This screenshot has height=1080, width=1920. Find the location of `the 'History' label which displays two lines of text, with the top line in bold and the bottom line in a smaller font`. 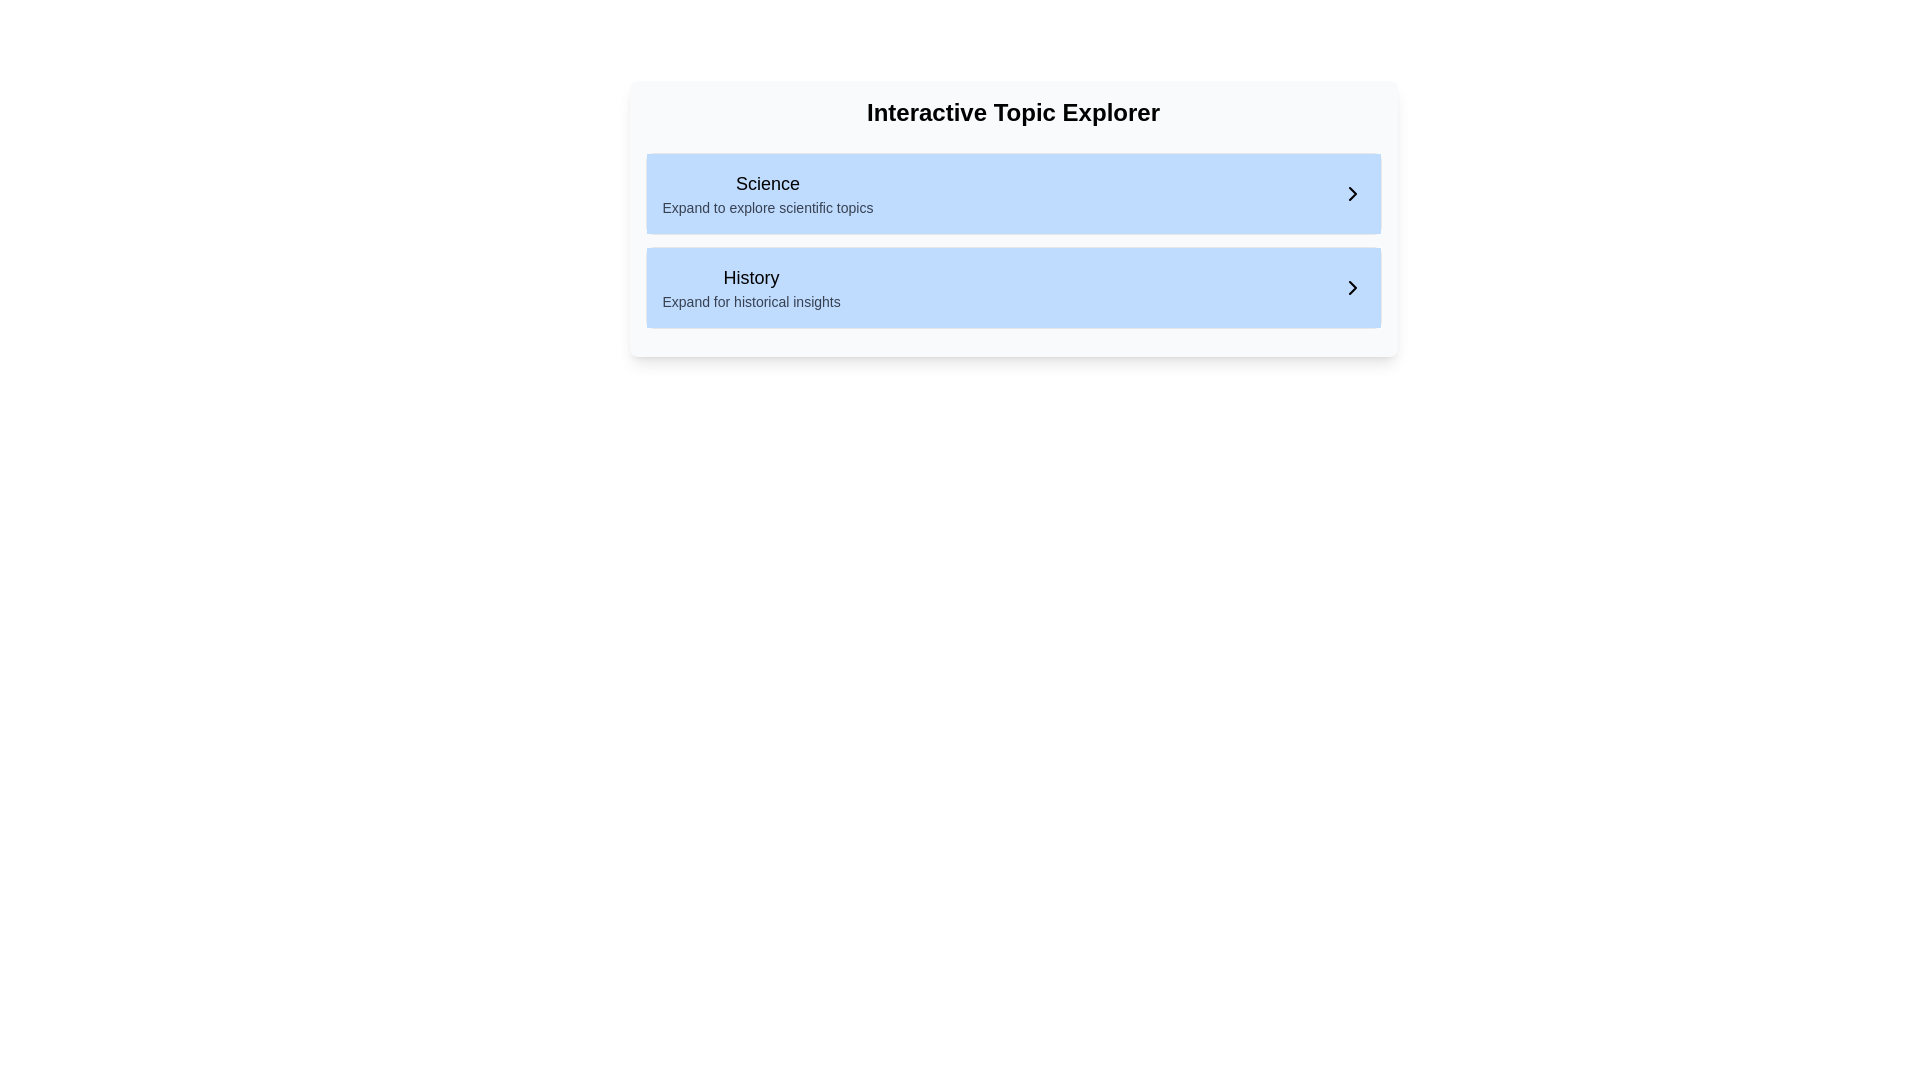

the 'History' label which displays two lines of text, with the top line in bold and the bottom line in a smaller font is located at coordinates (750, 288).